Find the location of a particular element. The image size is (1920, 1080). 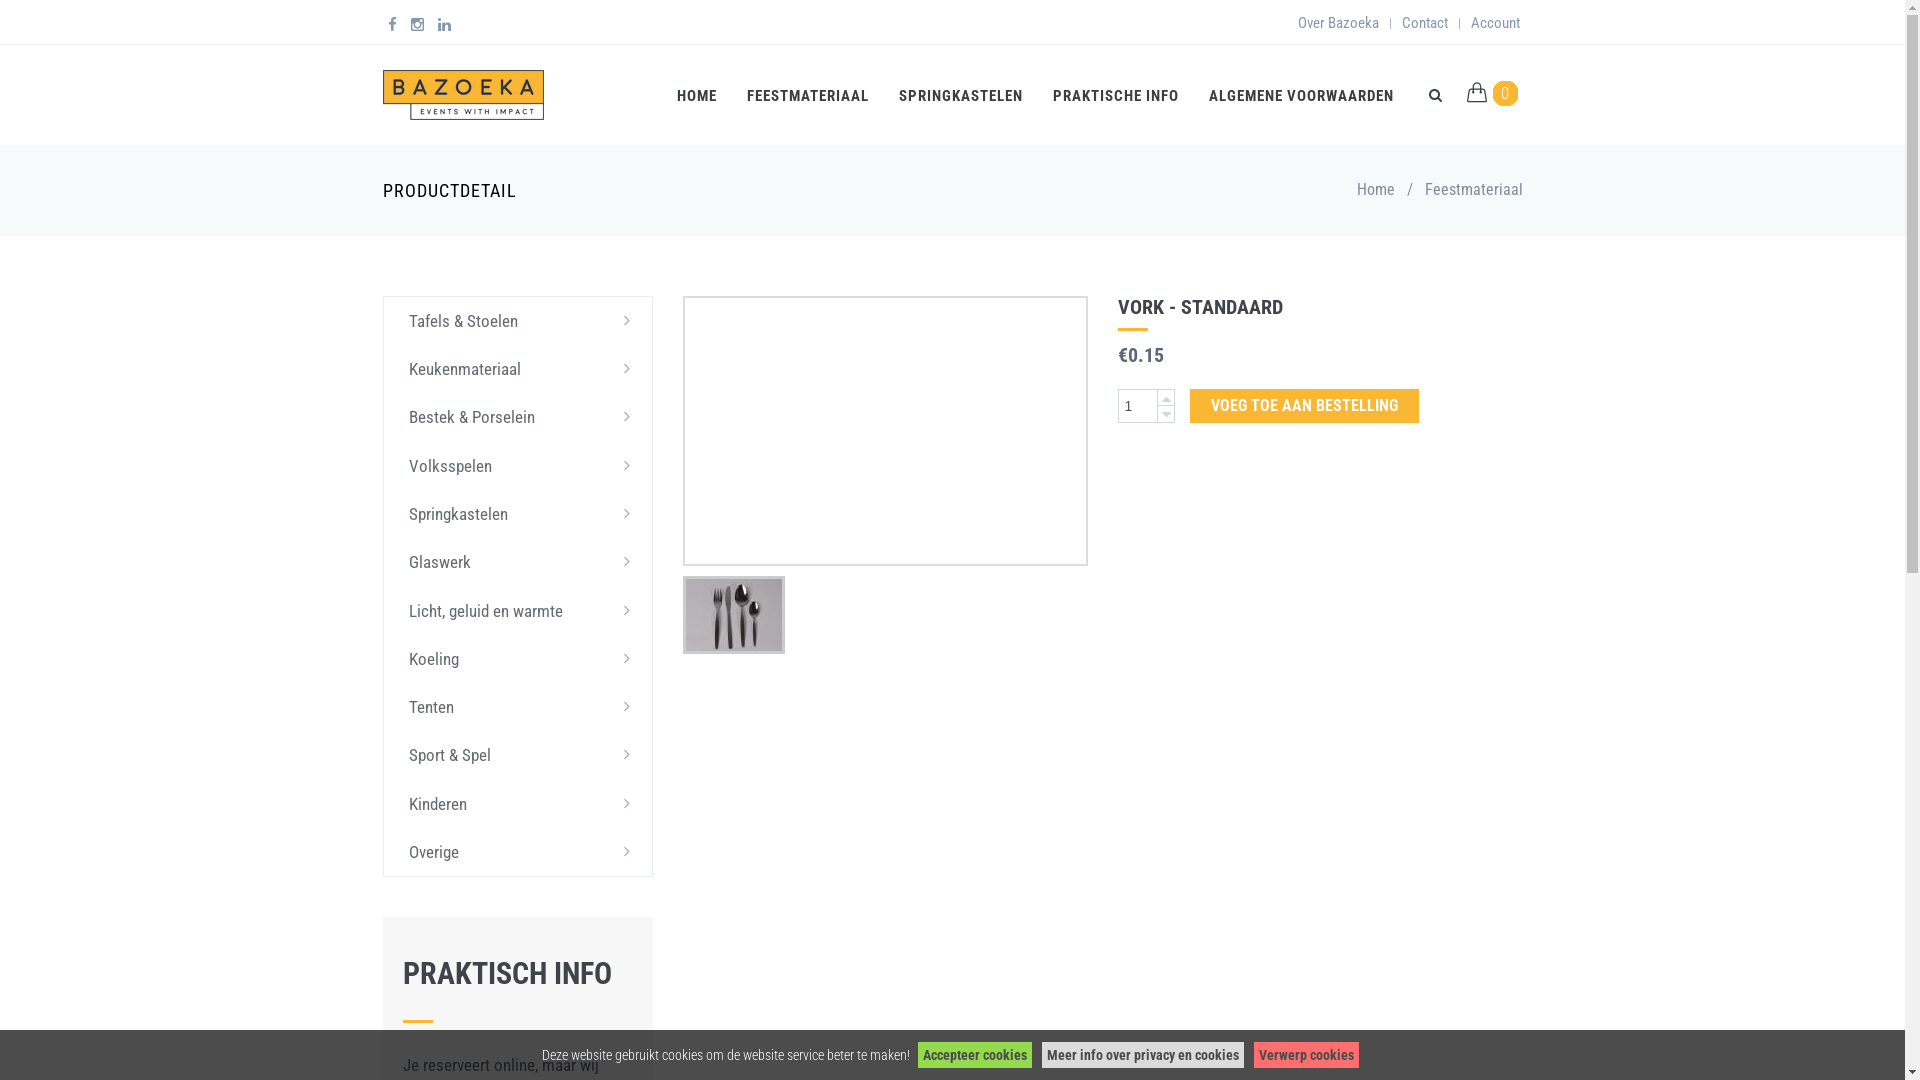

'Tenten' is located at coordinates (518, 705).